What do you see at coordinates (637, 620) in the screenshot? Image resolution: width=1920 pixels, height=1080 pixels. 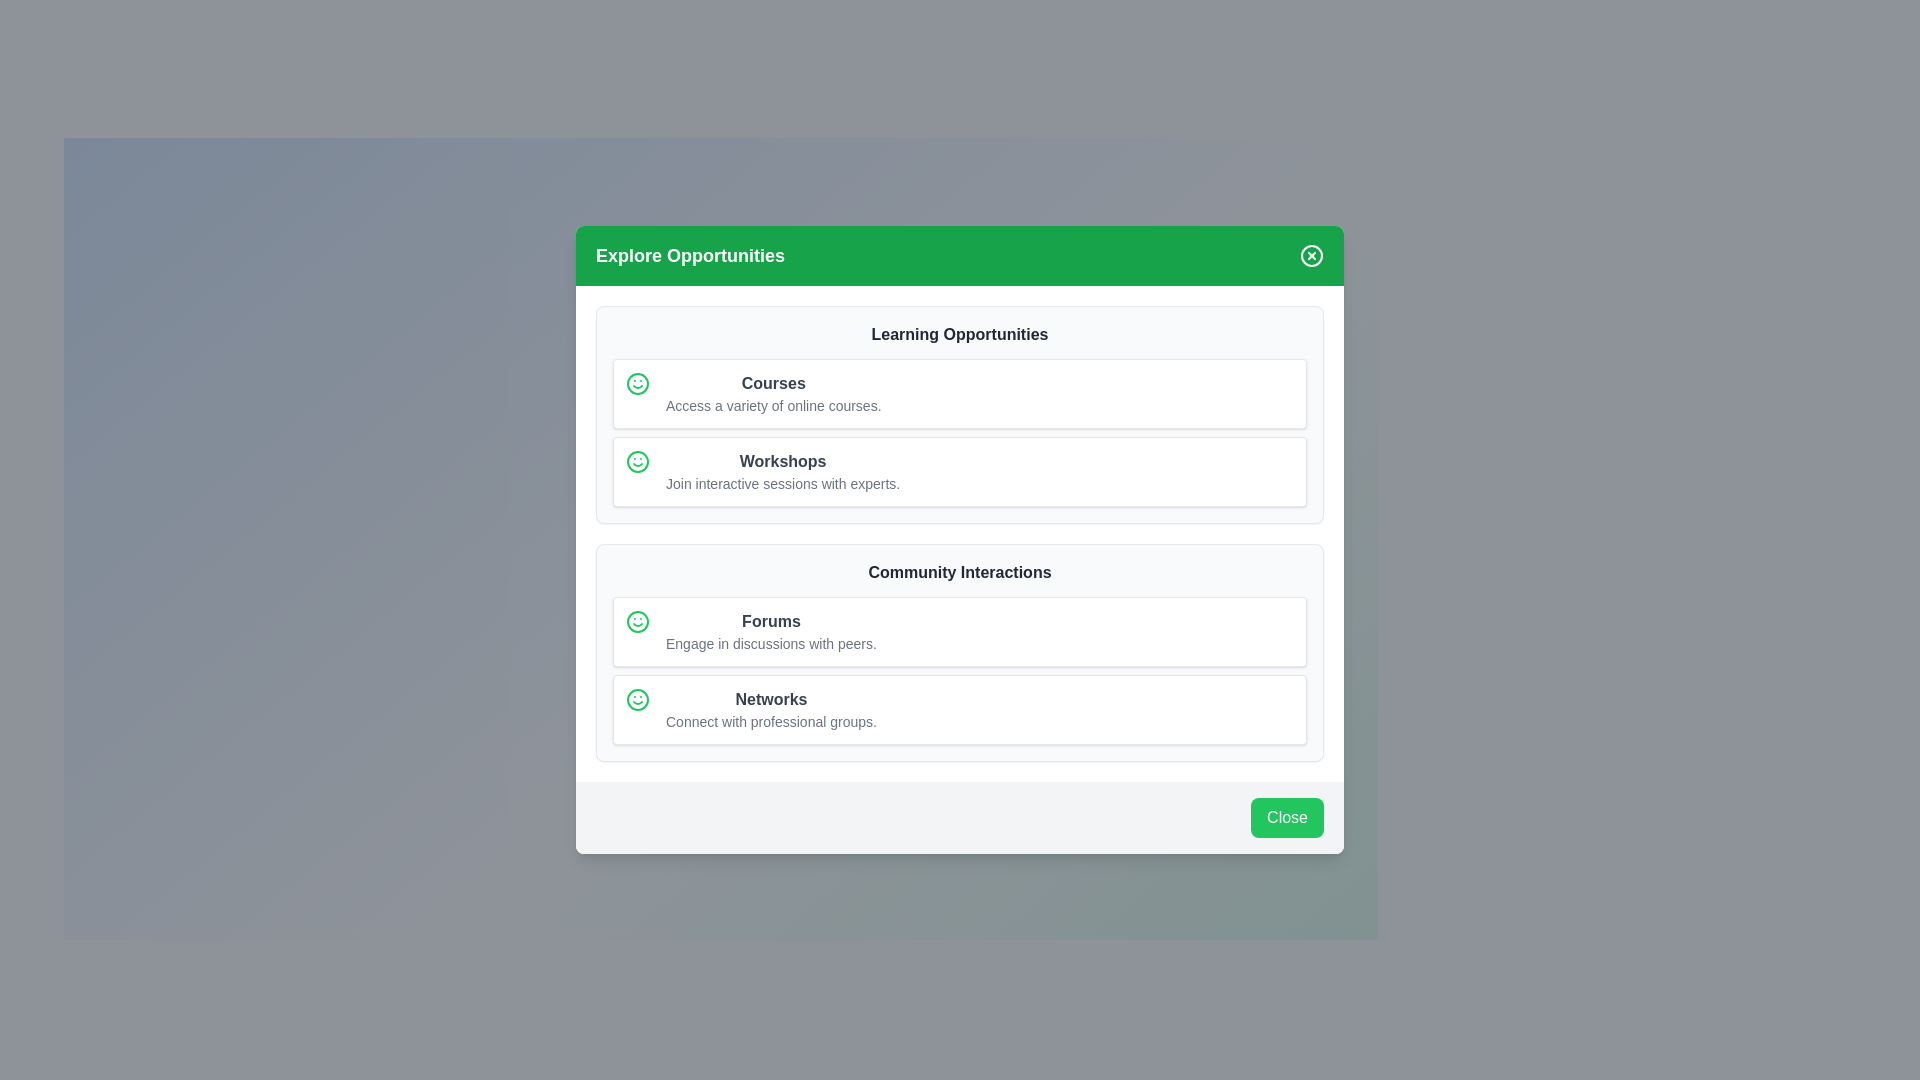 I see `the green circle icon with a smiley face, which is part of the 'Learning Opportunities' module, located to the left of the 'Courses' text` at bounding box center [637, 620].